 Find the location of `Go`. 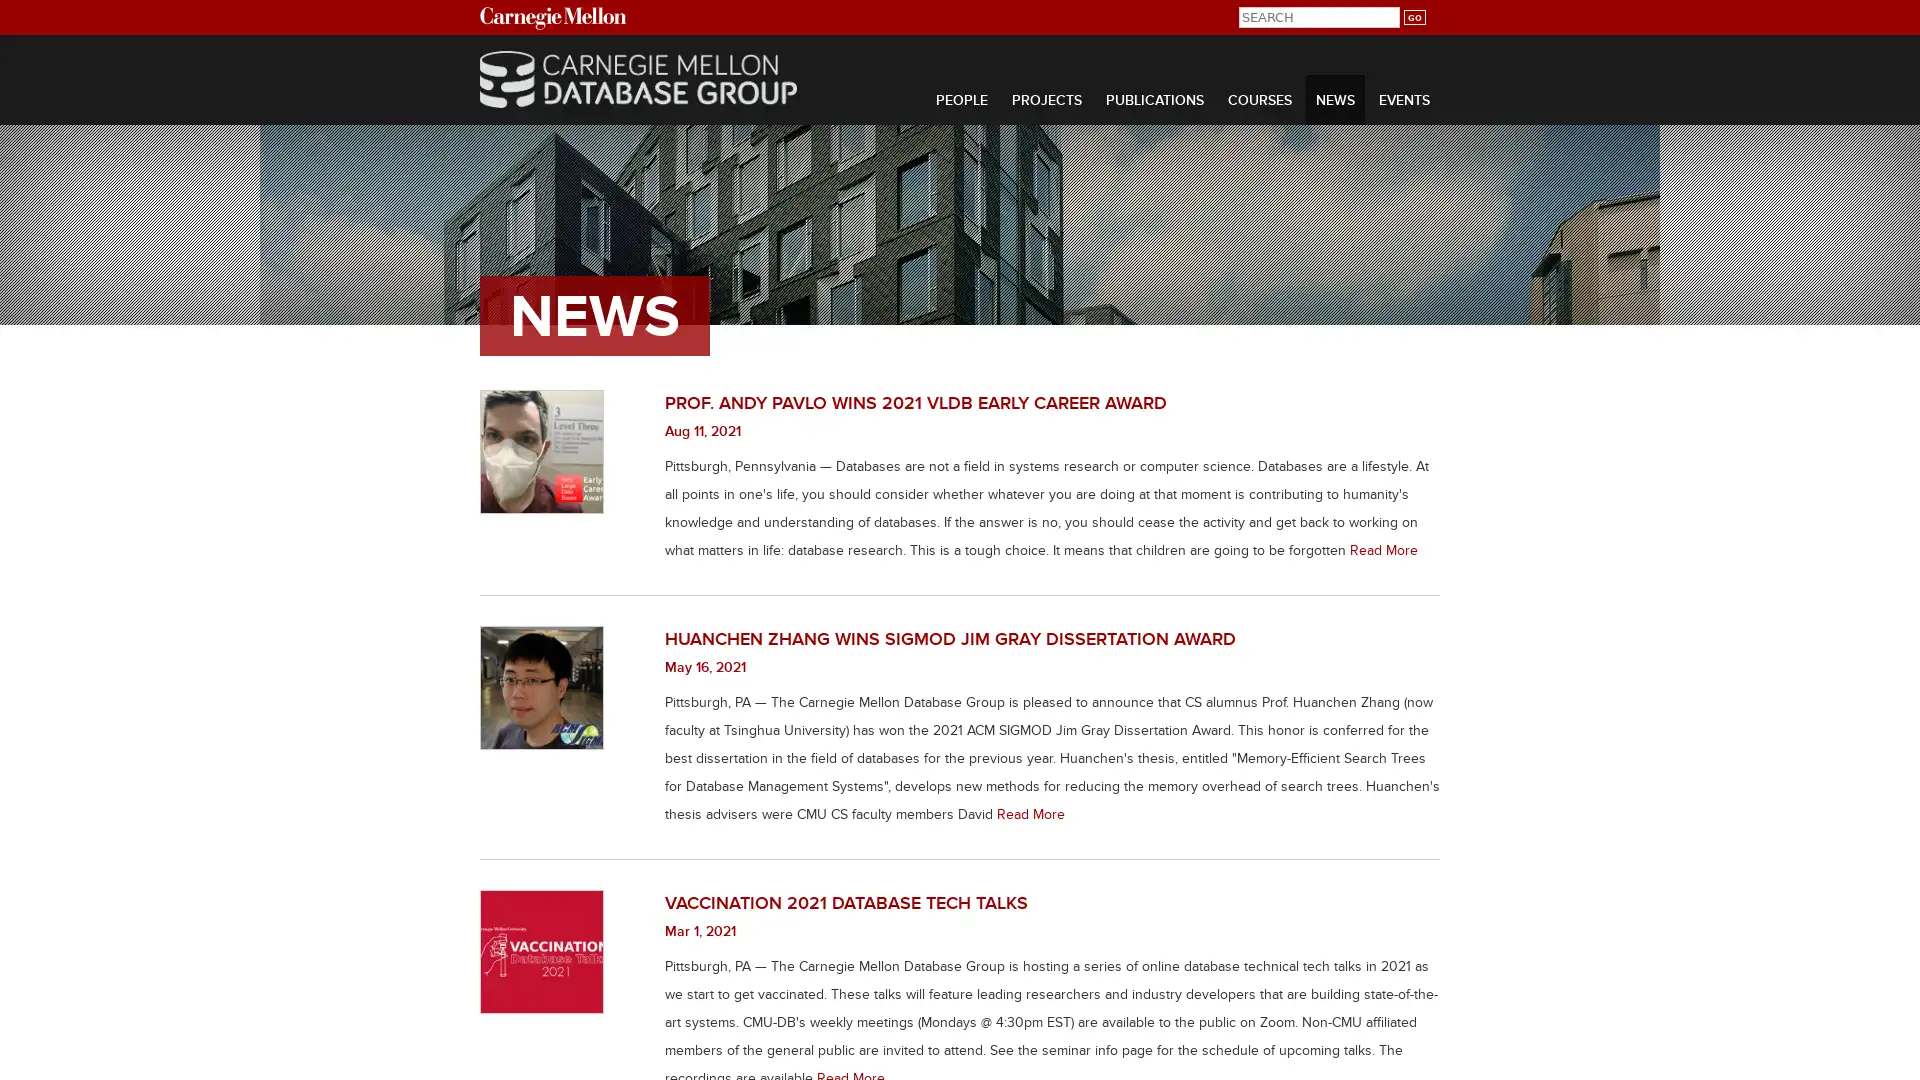

Go is located at coordinates (1413, 17).